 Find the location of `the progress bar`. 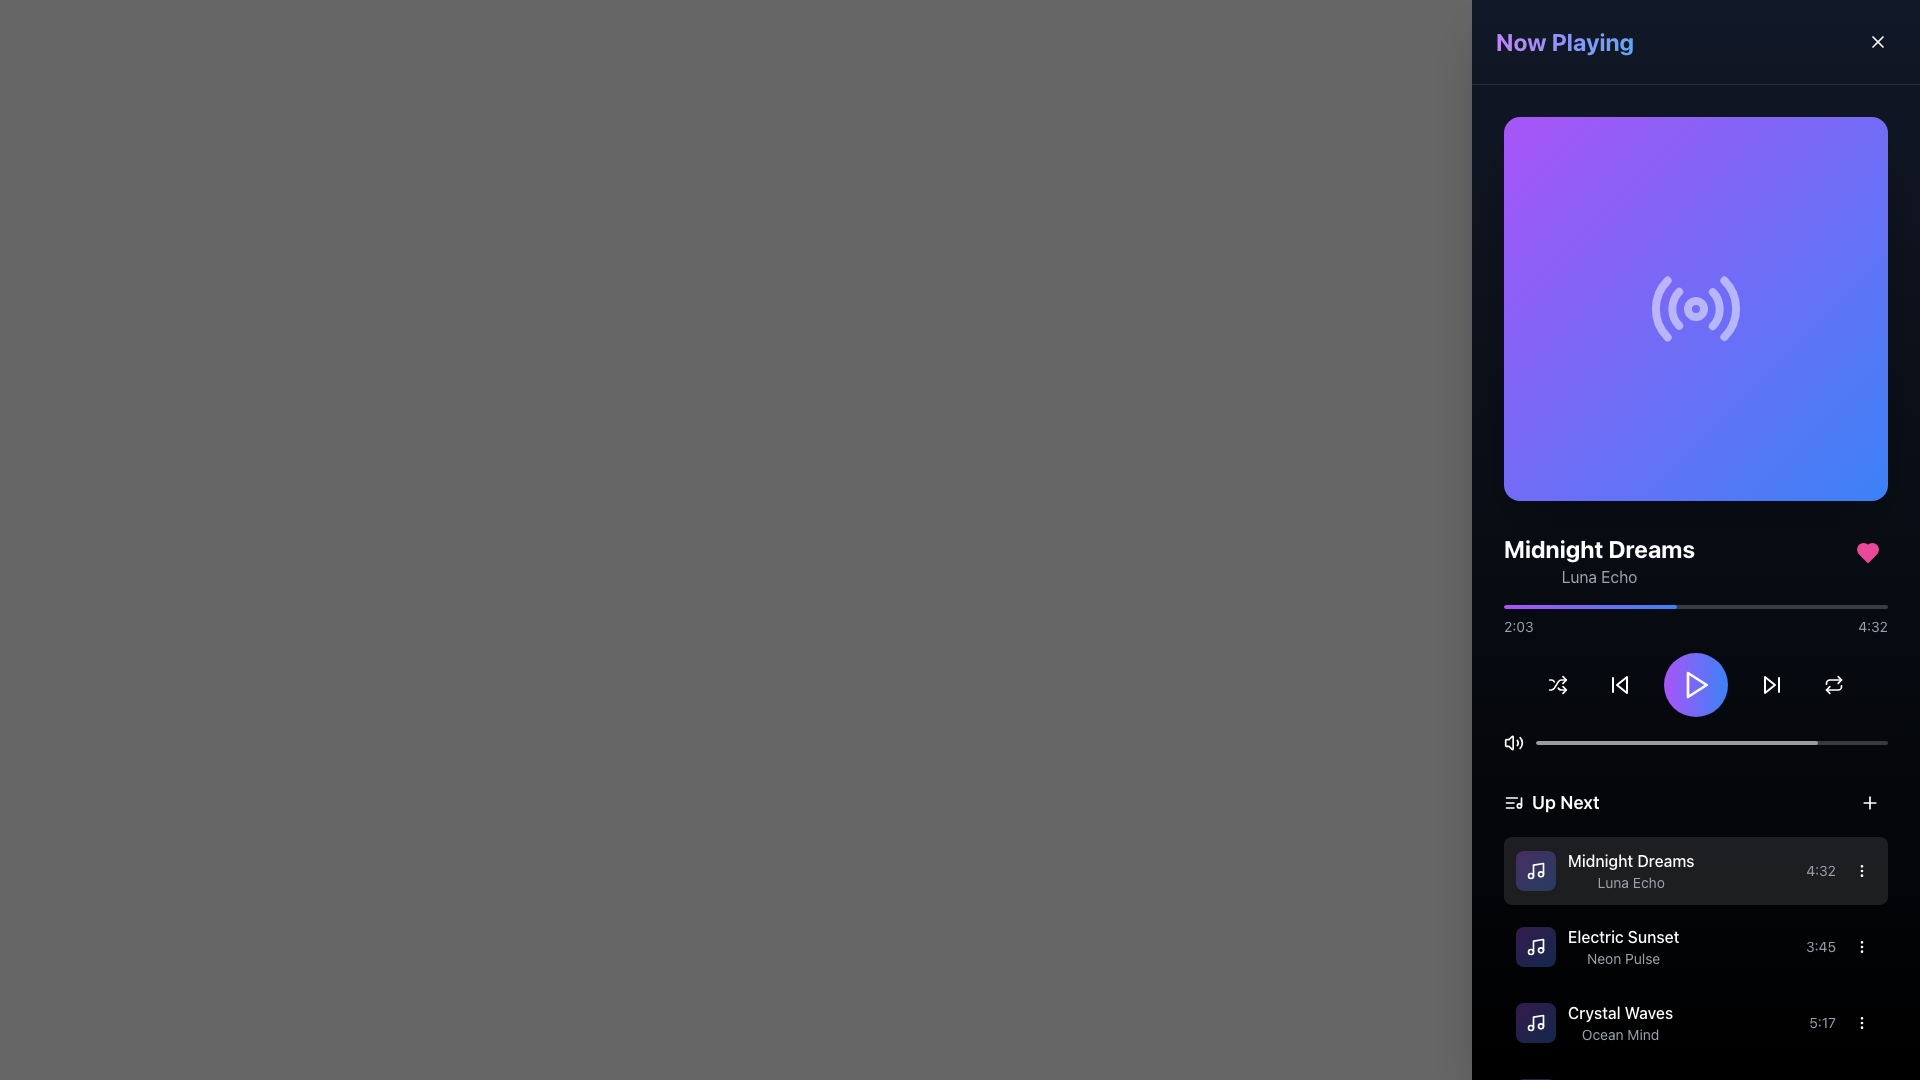

the progress bar is located at coordinates (1519, 605).